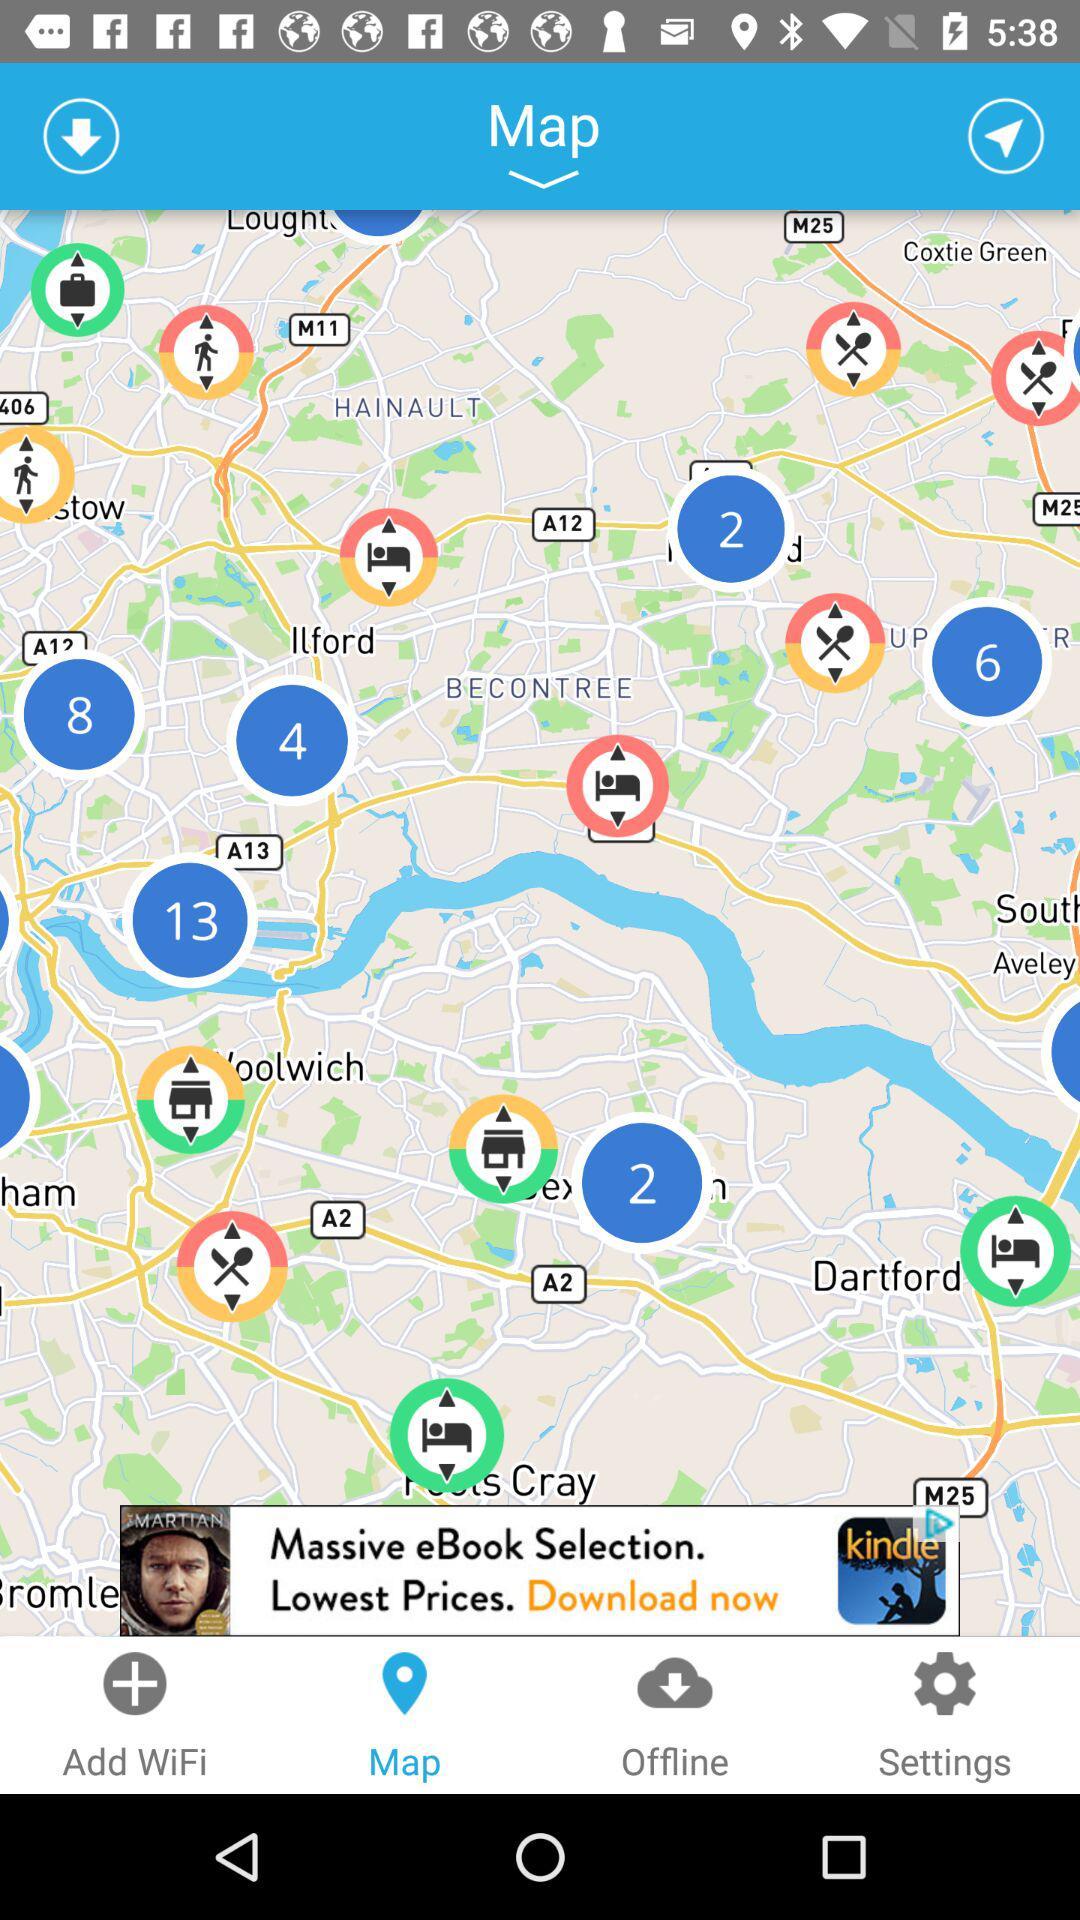 The width and height of the screenshot is (1080, 1920). What do you see at coordinates (1006, 135) in the screenshot?
I see `navigate` at bounding box center [1006, 135].